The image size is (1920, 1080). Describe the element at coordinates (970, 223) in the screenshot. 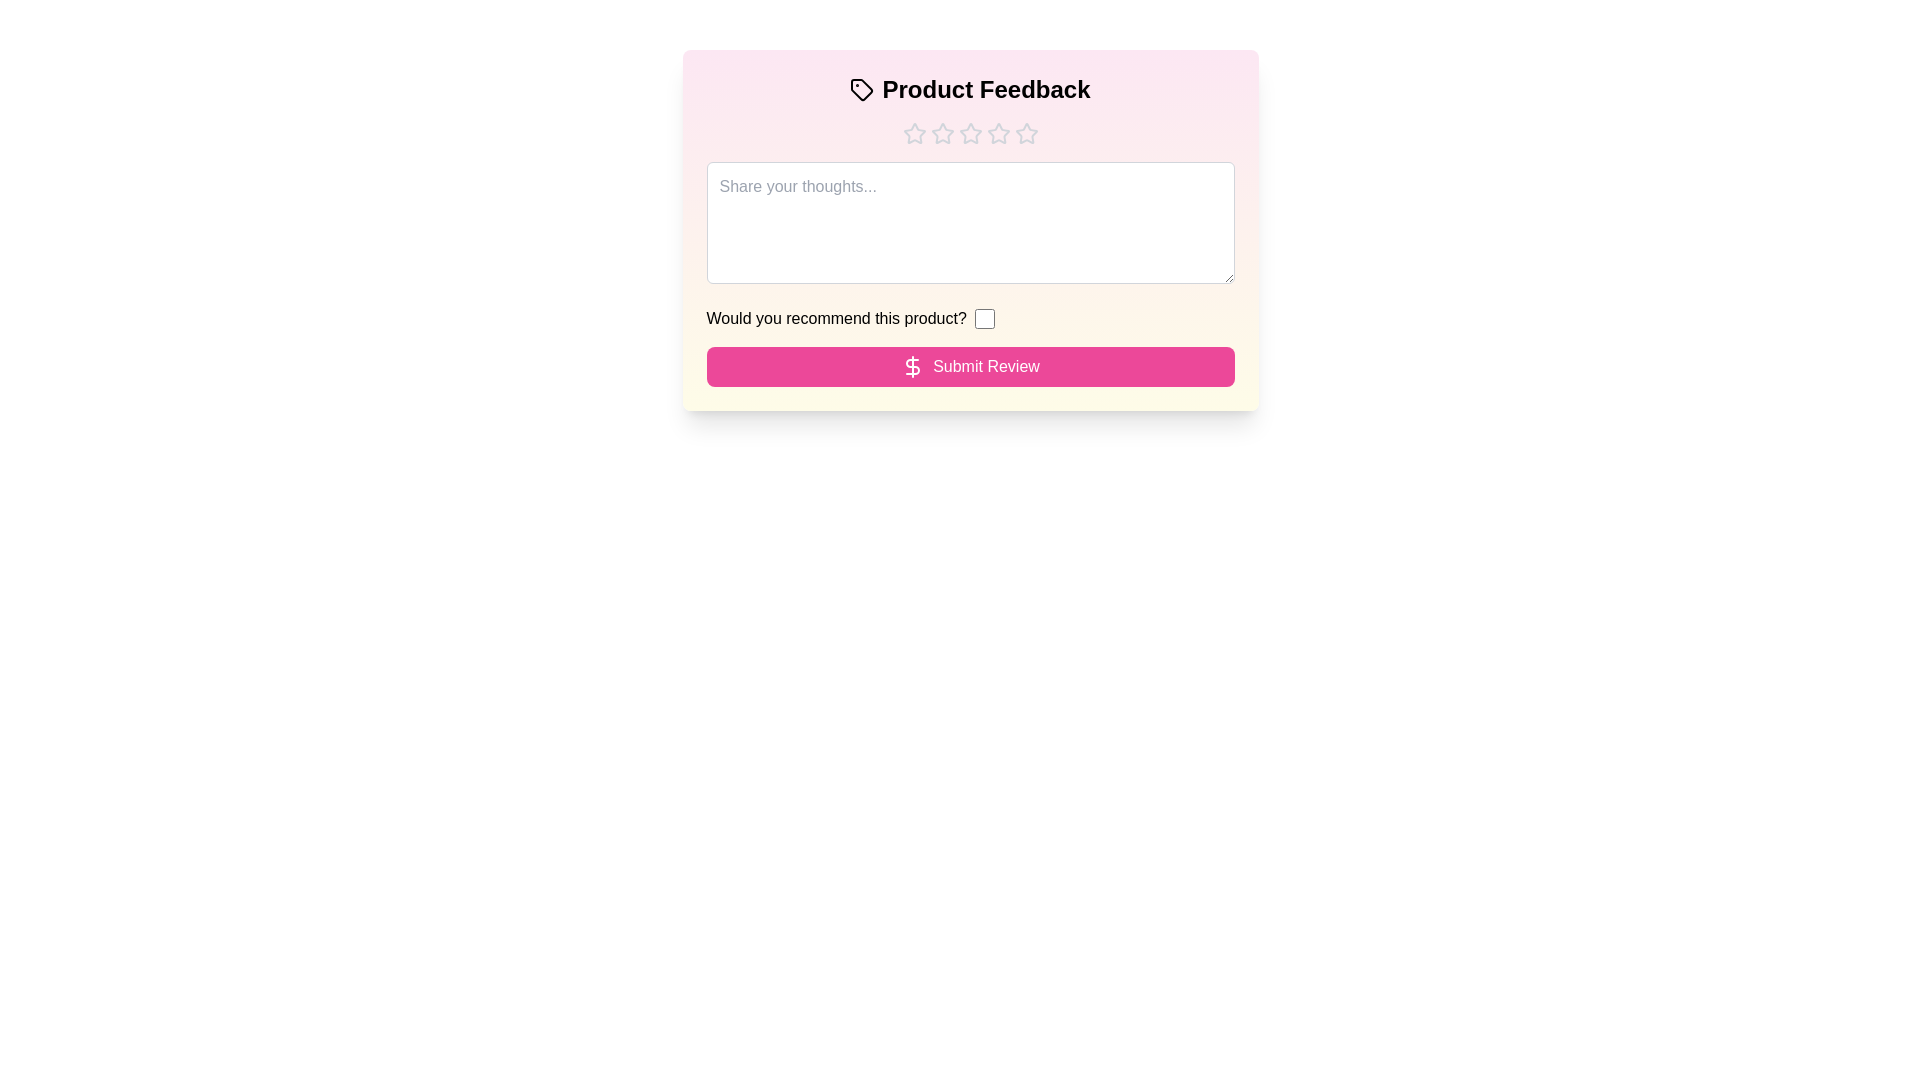

I see `the text area and type the feedback text` at that location.